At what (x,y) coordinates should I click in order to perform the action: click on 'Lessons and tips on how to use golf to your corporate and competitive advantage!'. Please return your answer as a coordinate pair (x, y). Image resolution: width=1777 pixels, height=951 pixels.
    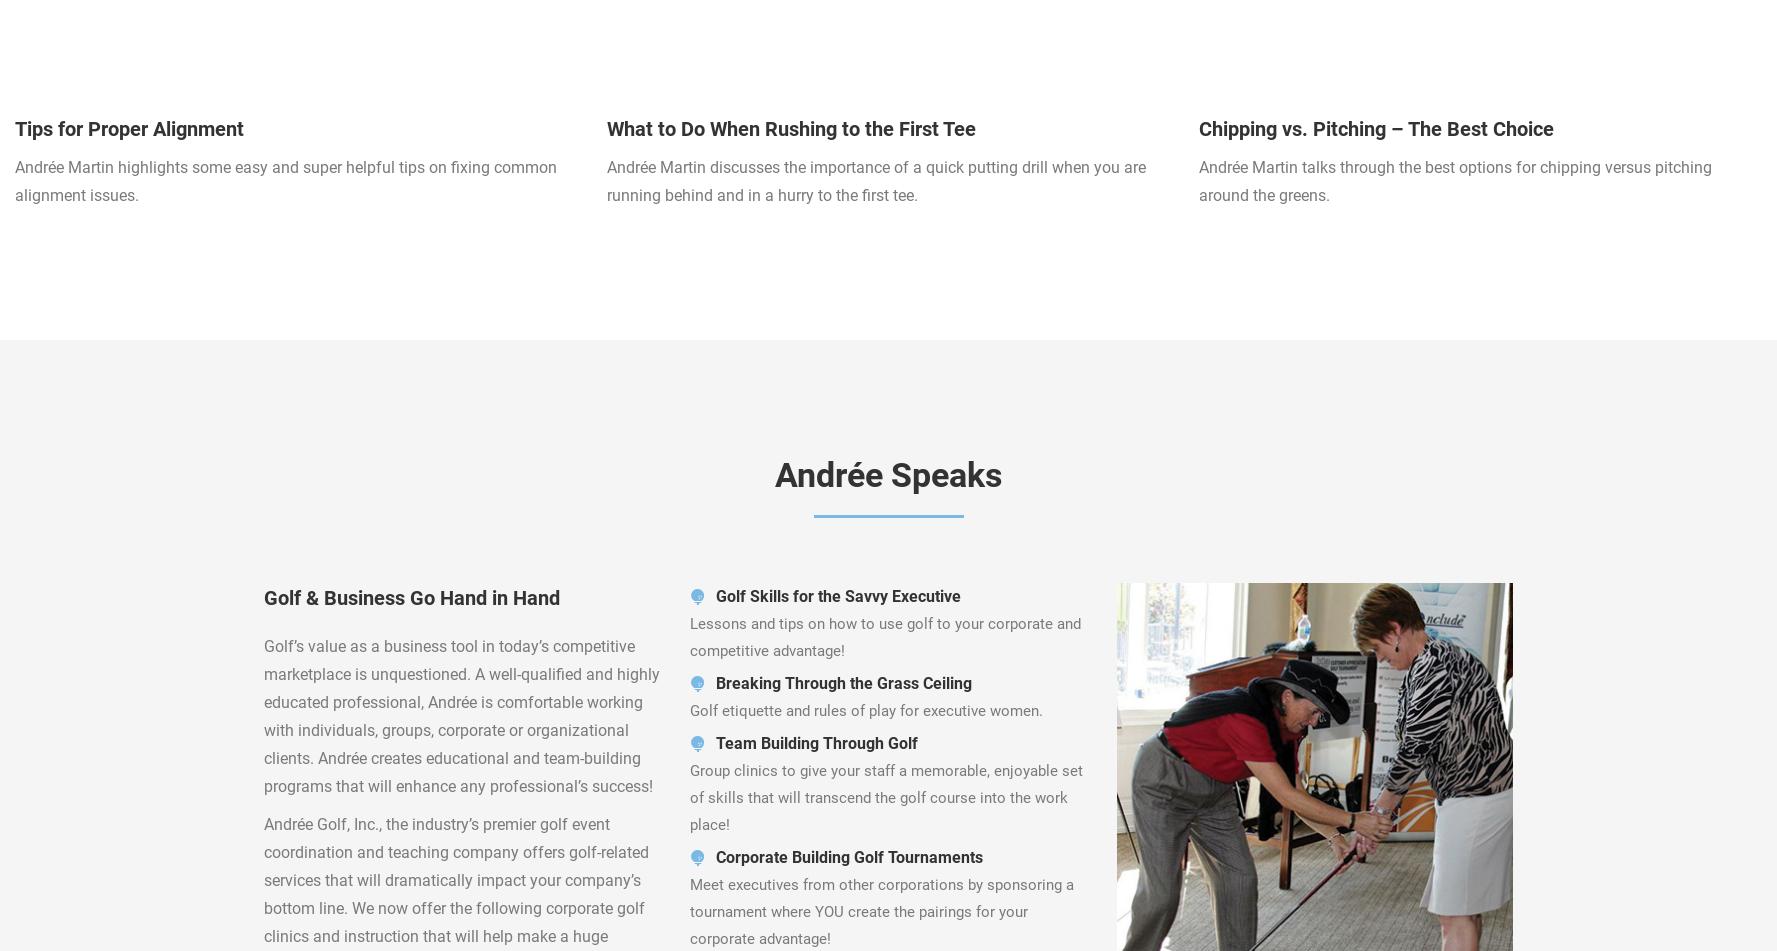
    Looking at the image, I should click on (884, 636).